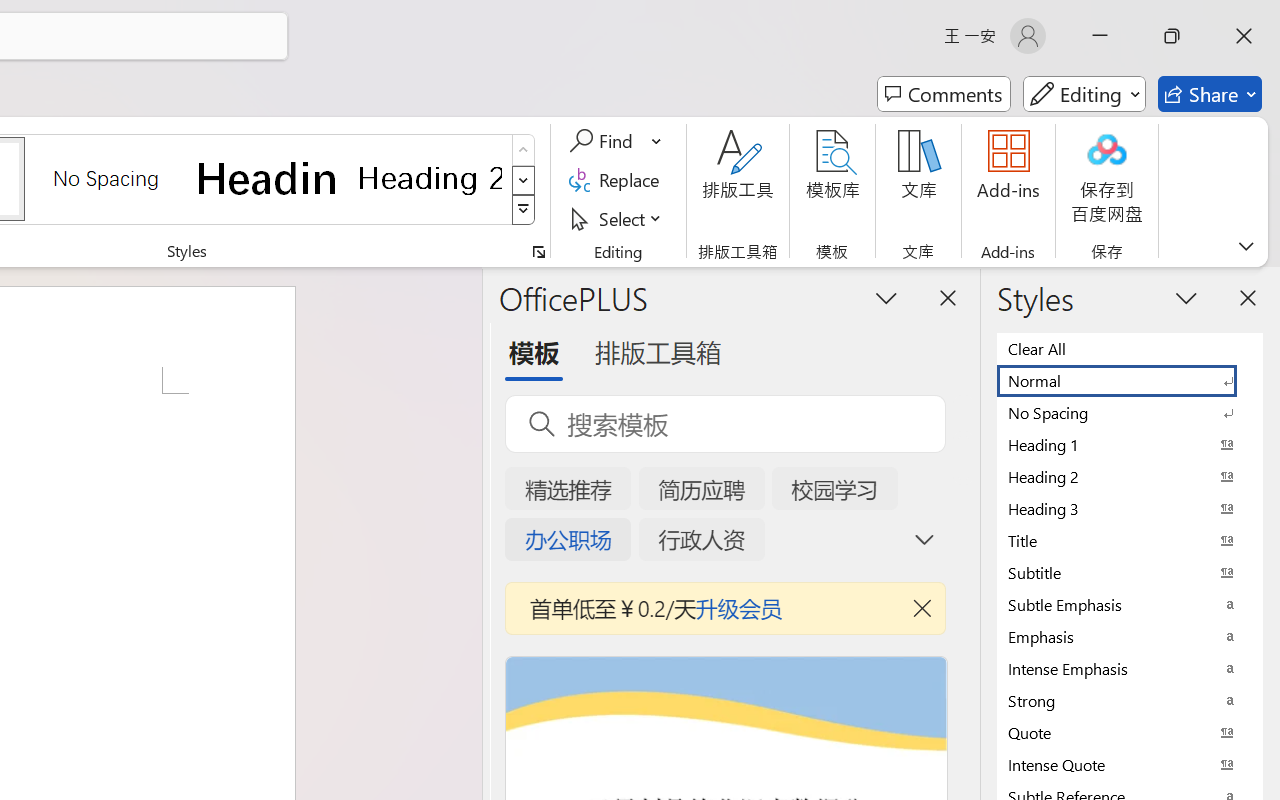  I want to click on 'Styles...', so click(538, 251).